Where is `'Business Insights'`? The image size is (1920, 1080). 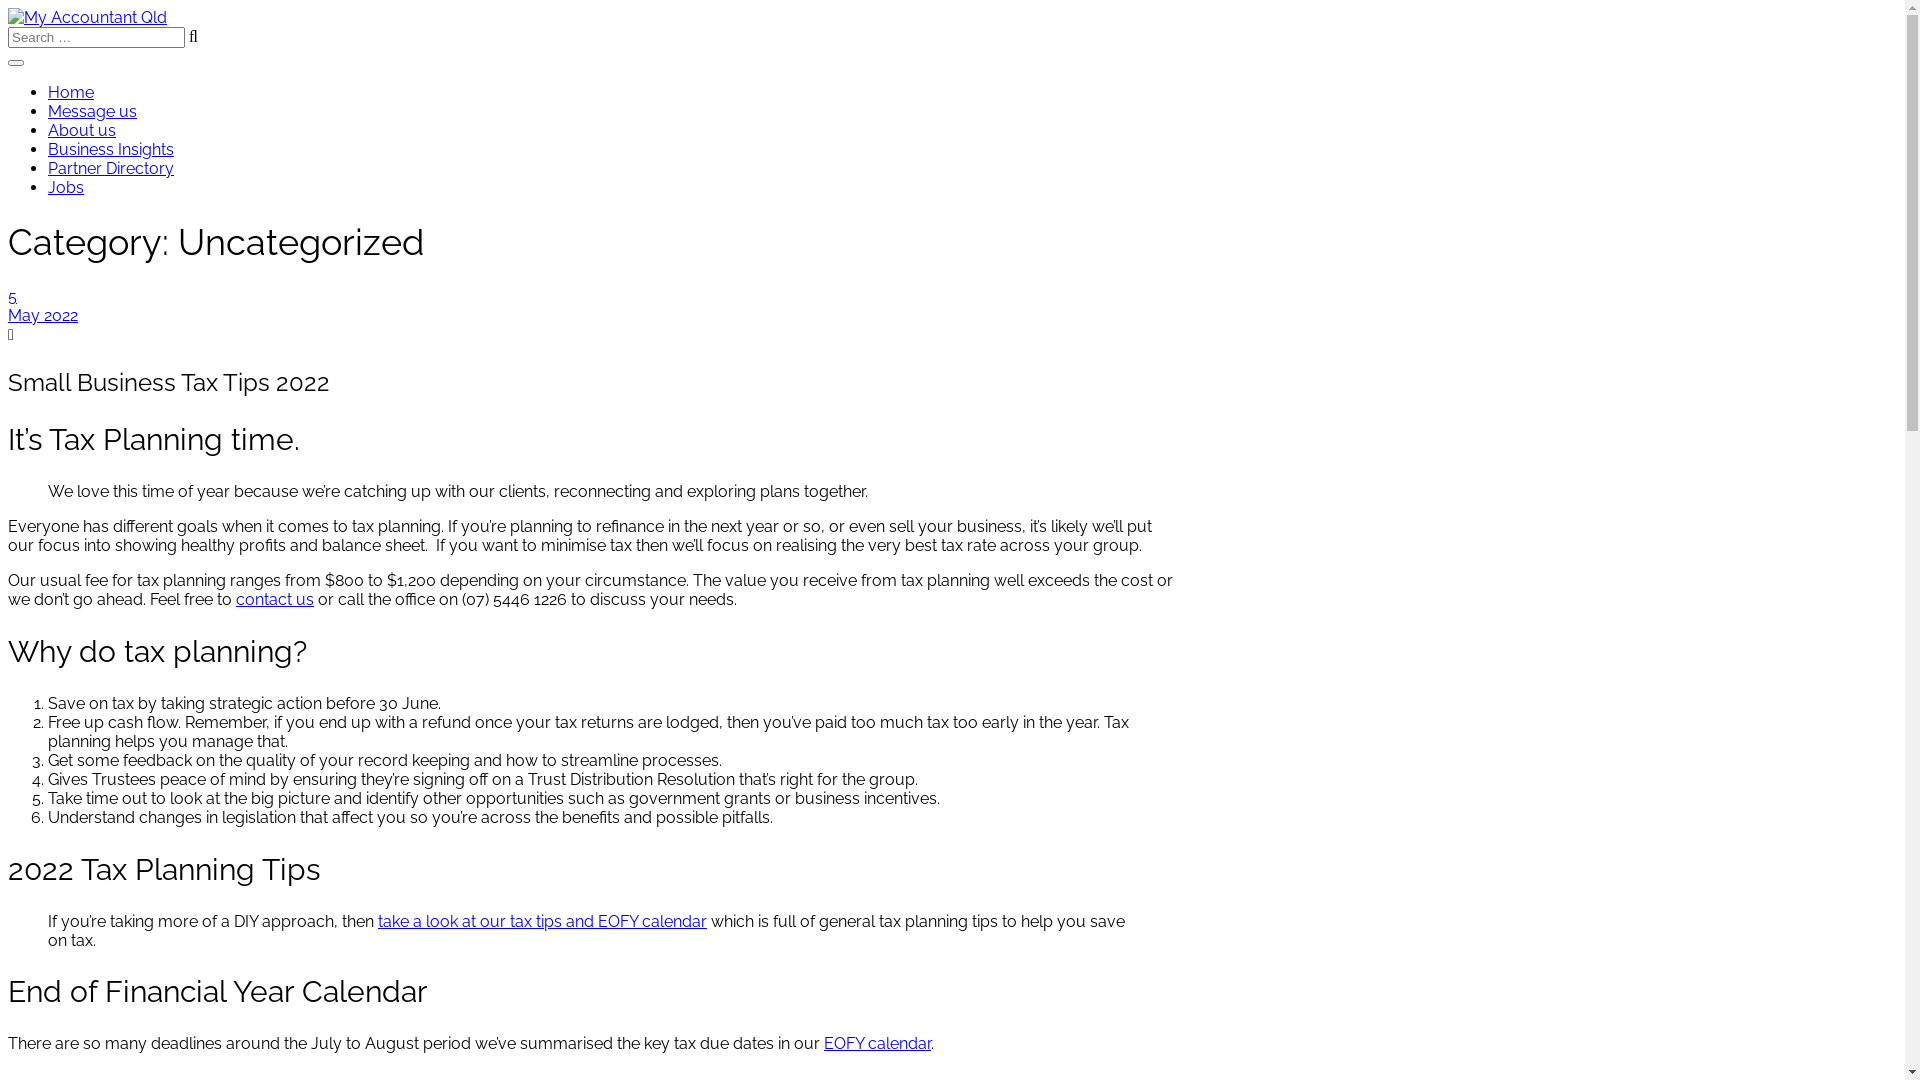 'Business Insights' is located at coordinates (109, 148).